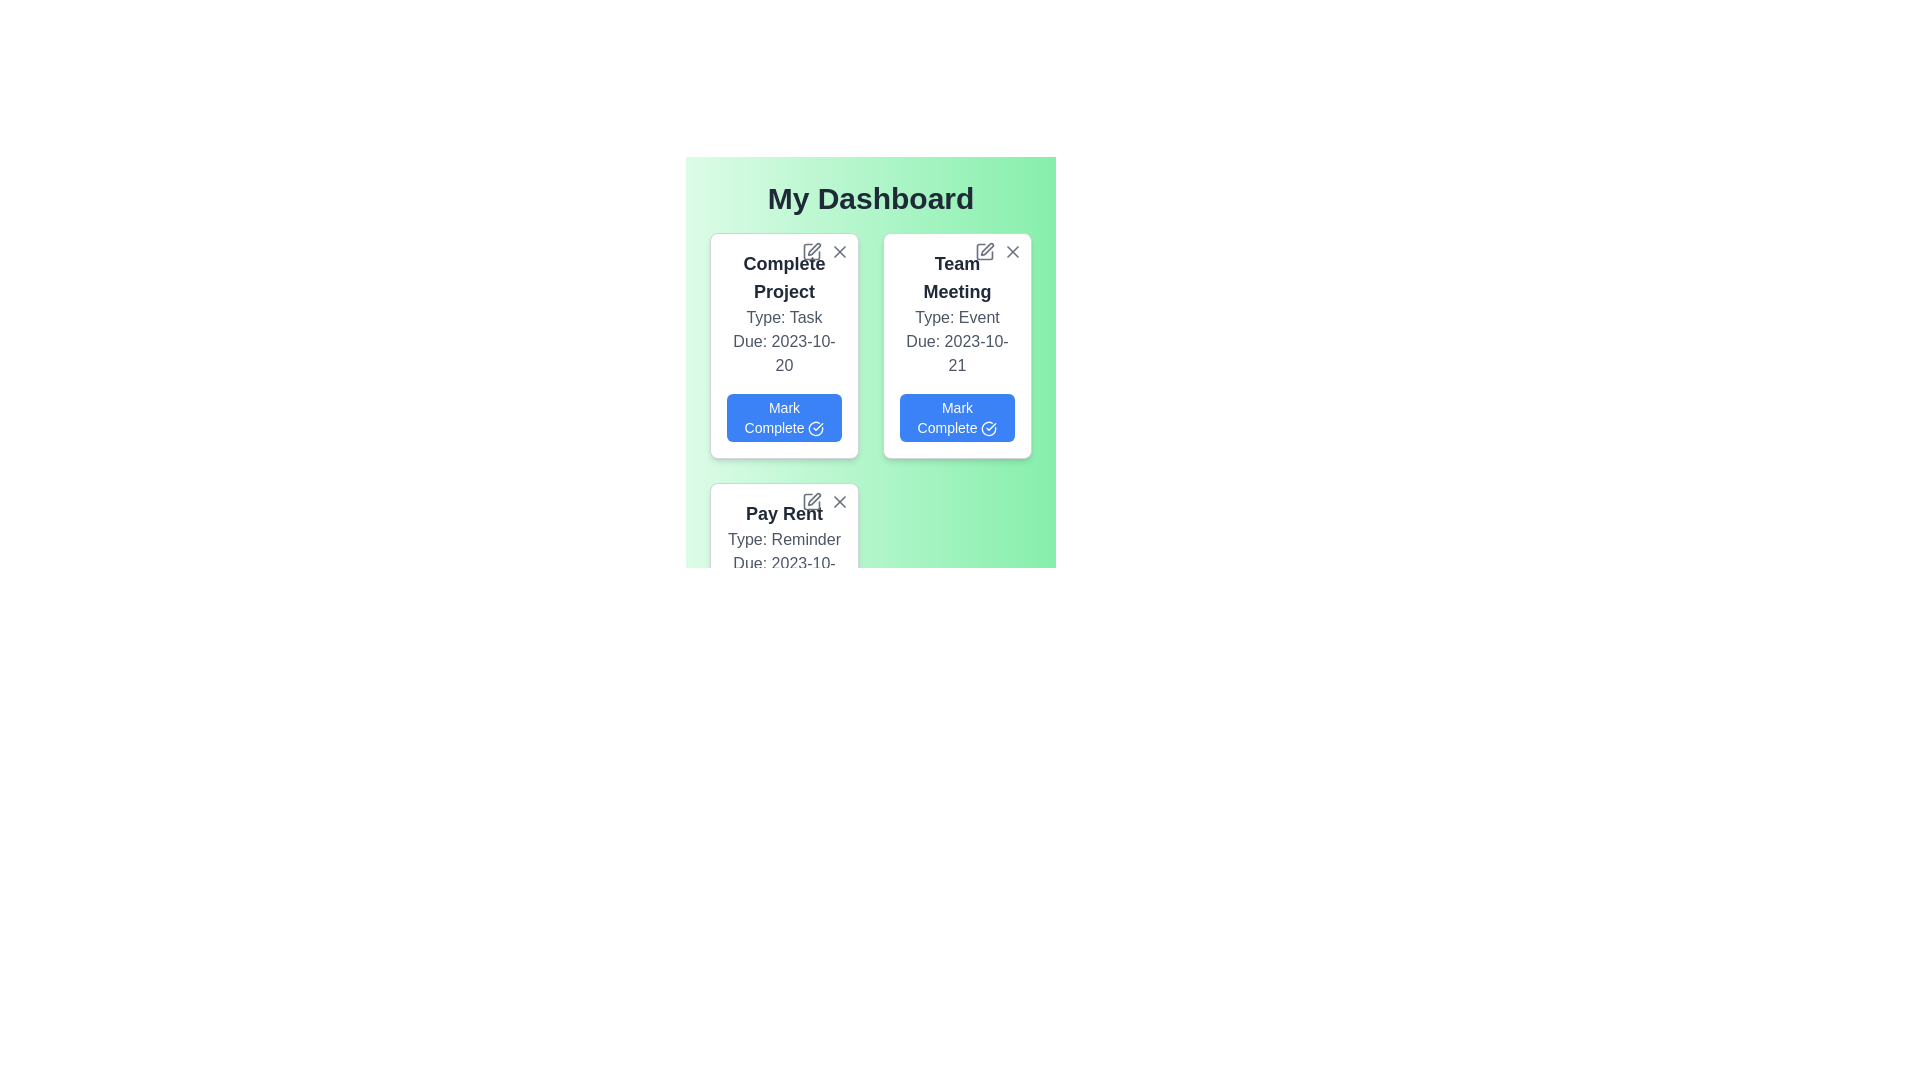 Image resolution: width=1920 pixels, height=1080 pixels. What do you see at coordinates (811, 500) in the screenshot?
I see `the edit icon button located at the top-right of the 'Pay Rent' card to observe a color change` at bounding box center [811, 500].